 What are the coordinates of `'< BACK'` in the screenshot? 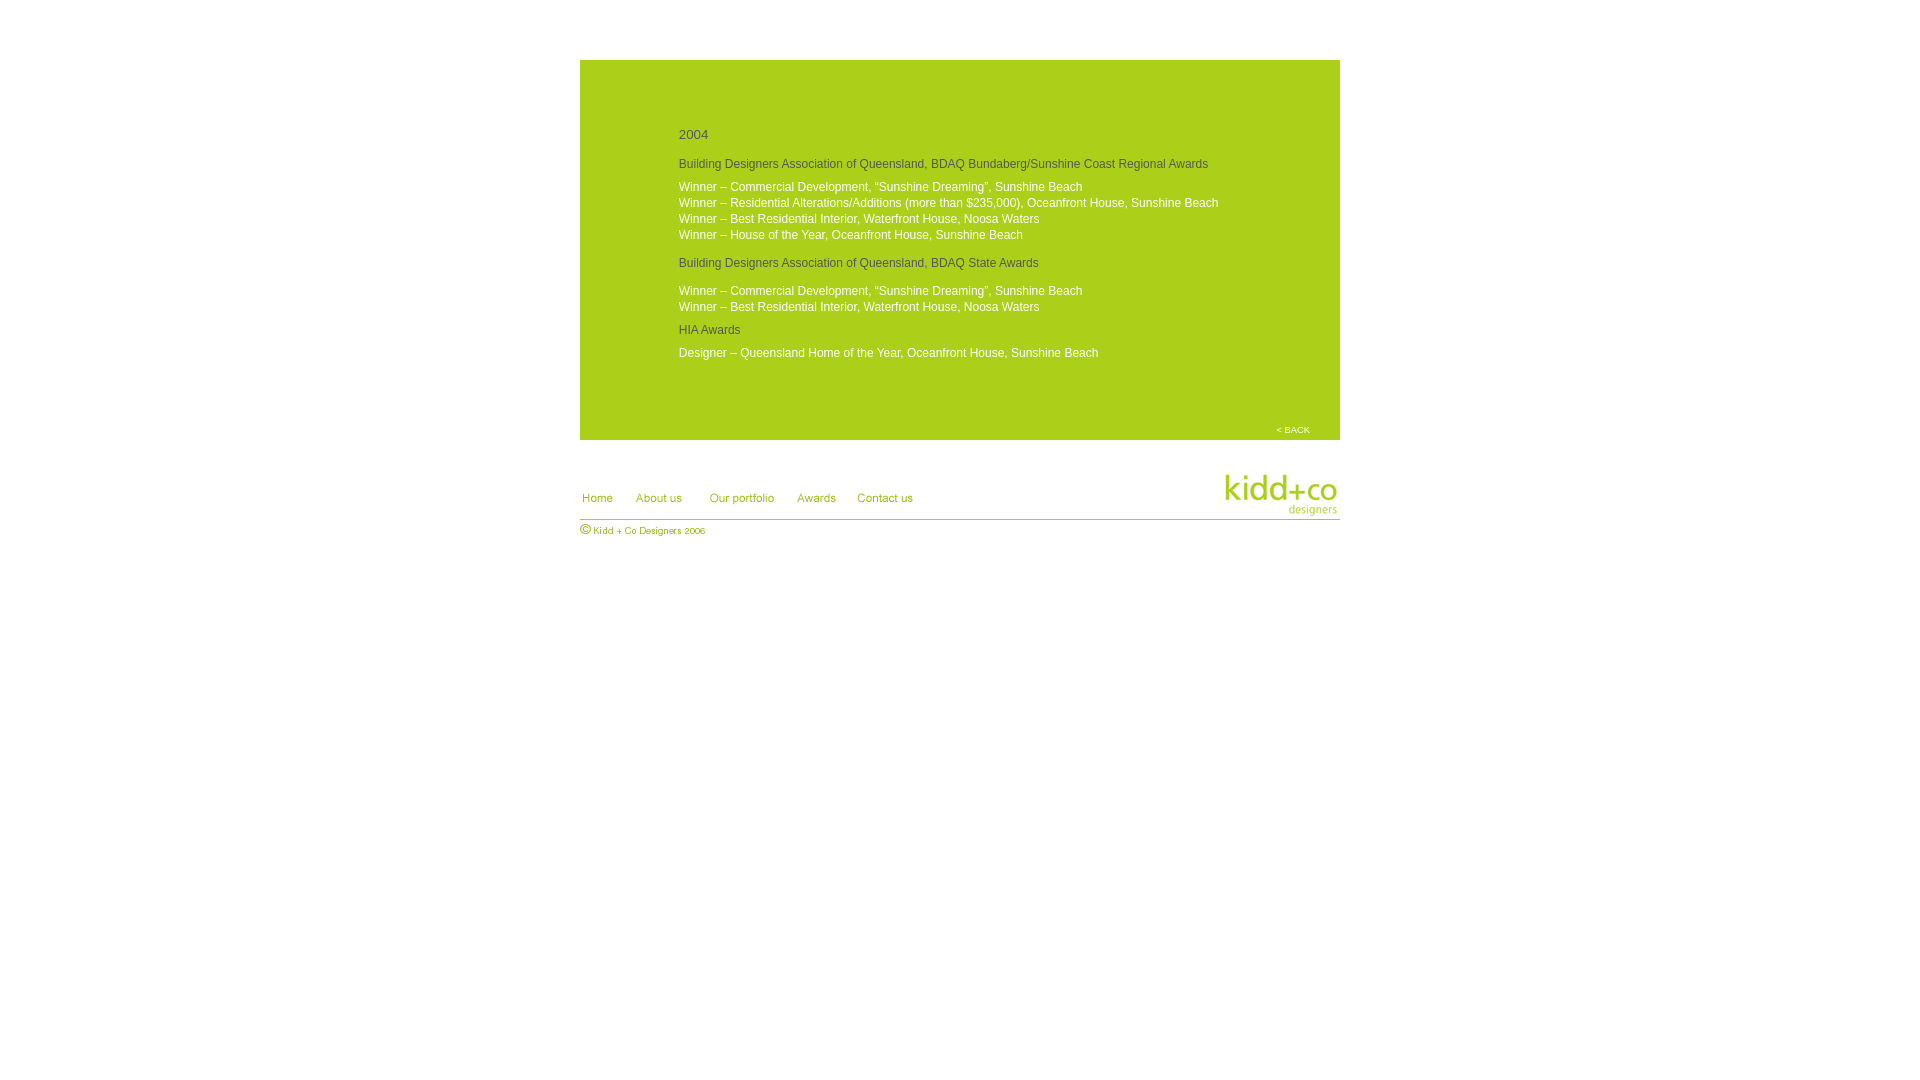 It's located at (1275, 428).